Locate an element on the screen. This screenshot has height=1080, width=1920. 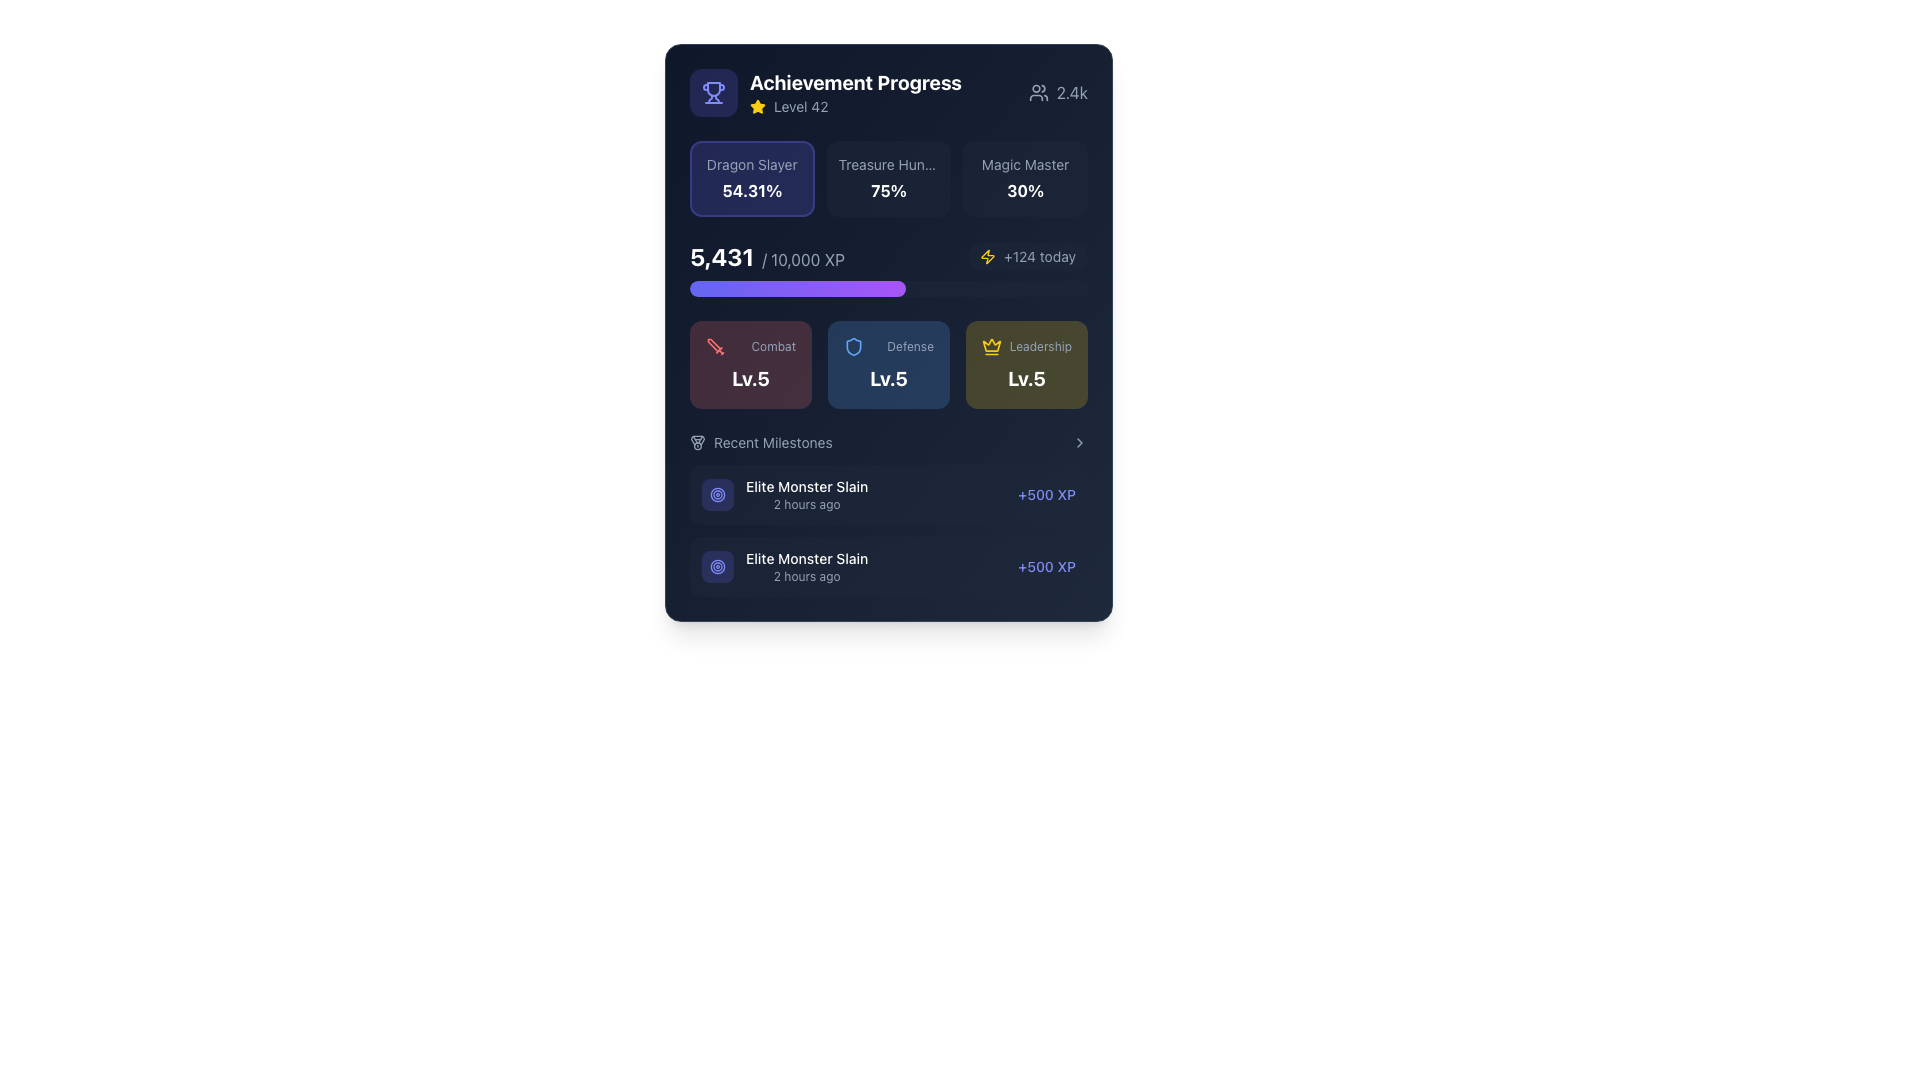
the star icon, which is styled with a yellow fill and border, located to the left of the text 'Level 42' in the 'Achievement Progress' card is located at coordinates (757, 106).